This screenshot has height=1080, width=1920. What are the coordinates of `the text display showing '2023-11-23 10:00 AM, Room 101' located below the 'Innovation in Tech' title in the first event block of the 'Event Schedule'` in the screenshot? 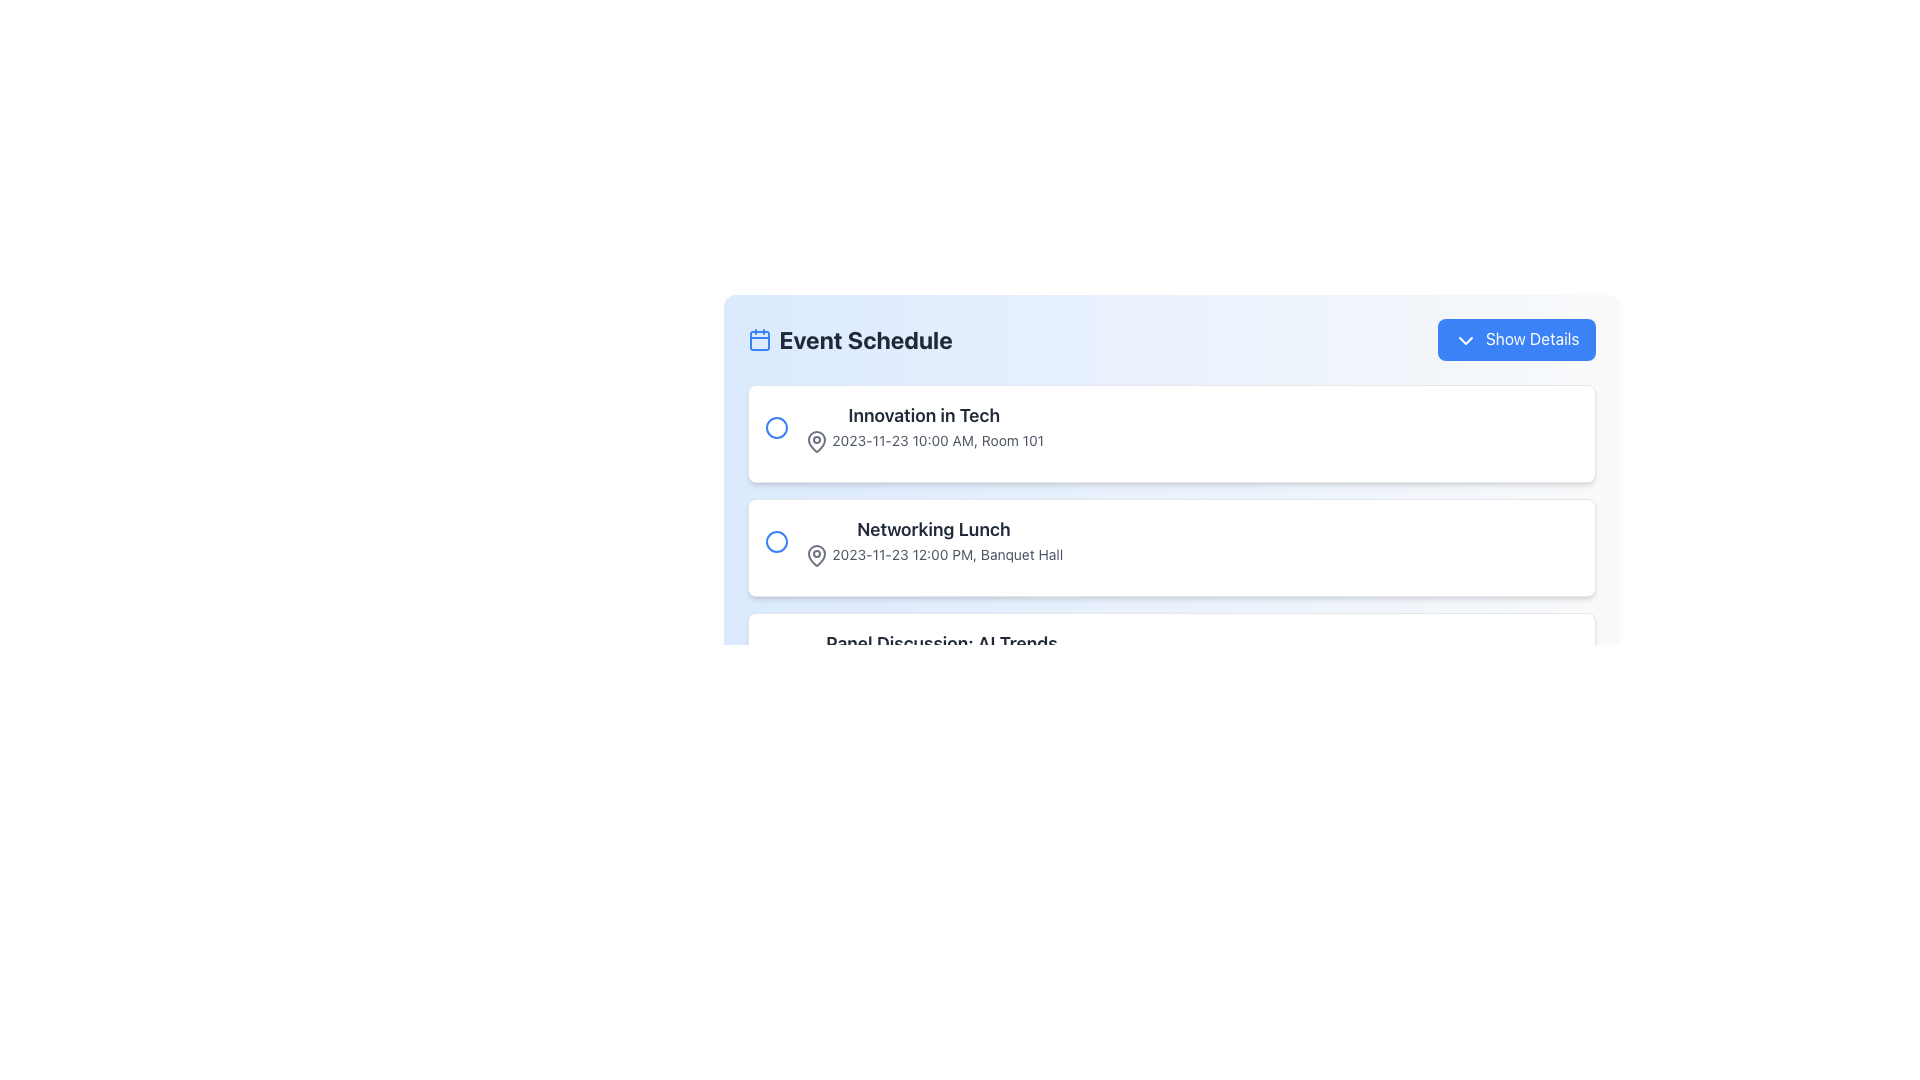 It's located at (923, 440).